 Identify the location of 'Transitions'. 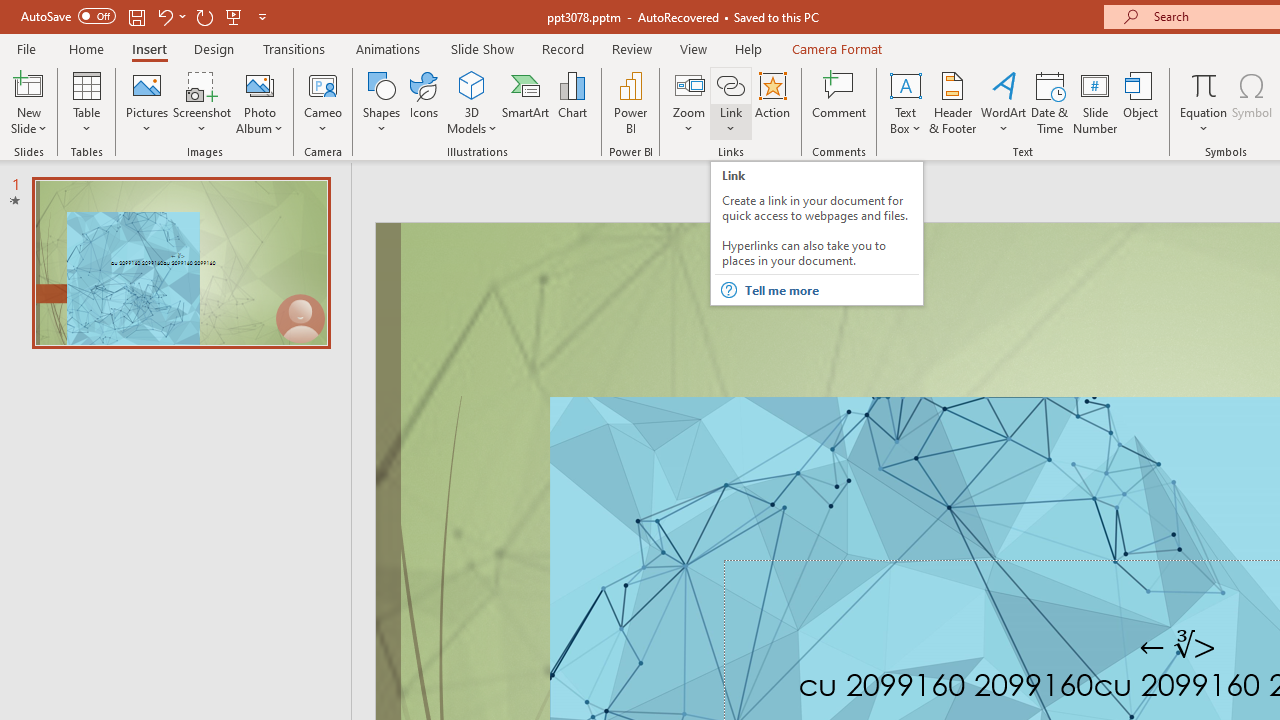
(294, 48).